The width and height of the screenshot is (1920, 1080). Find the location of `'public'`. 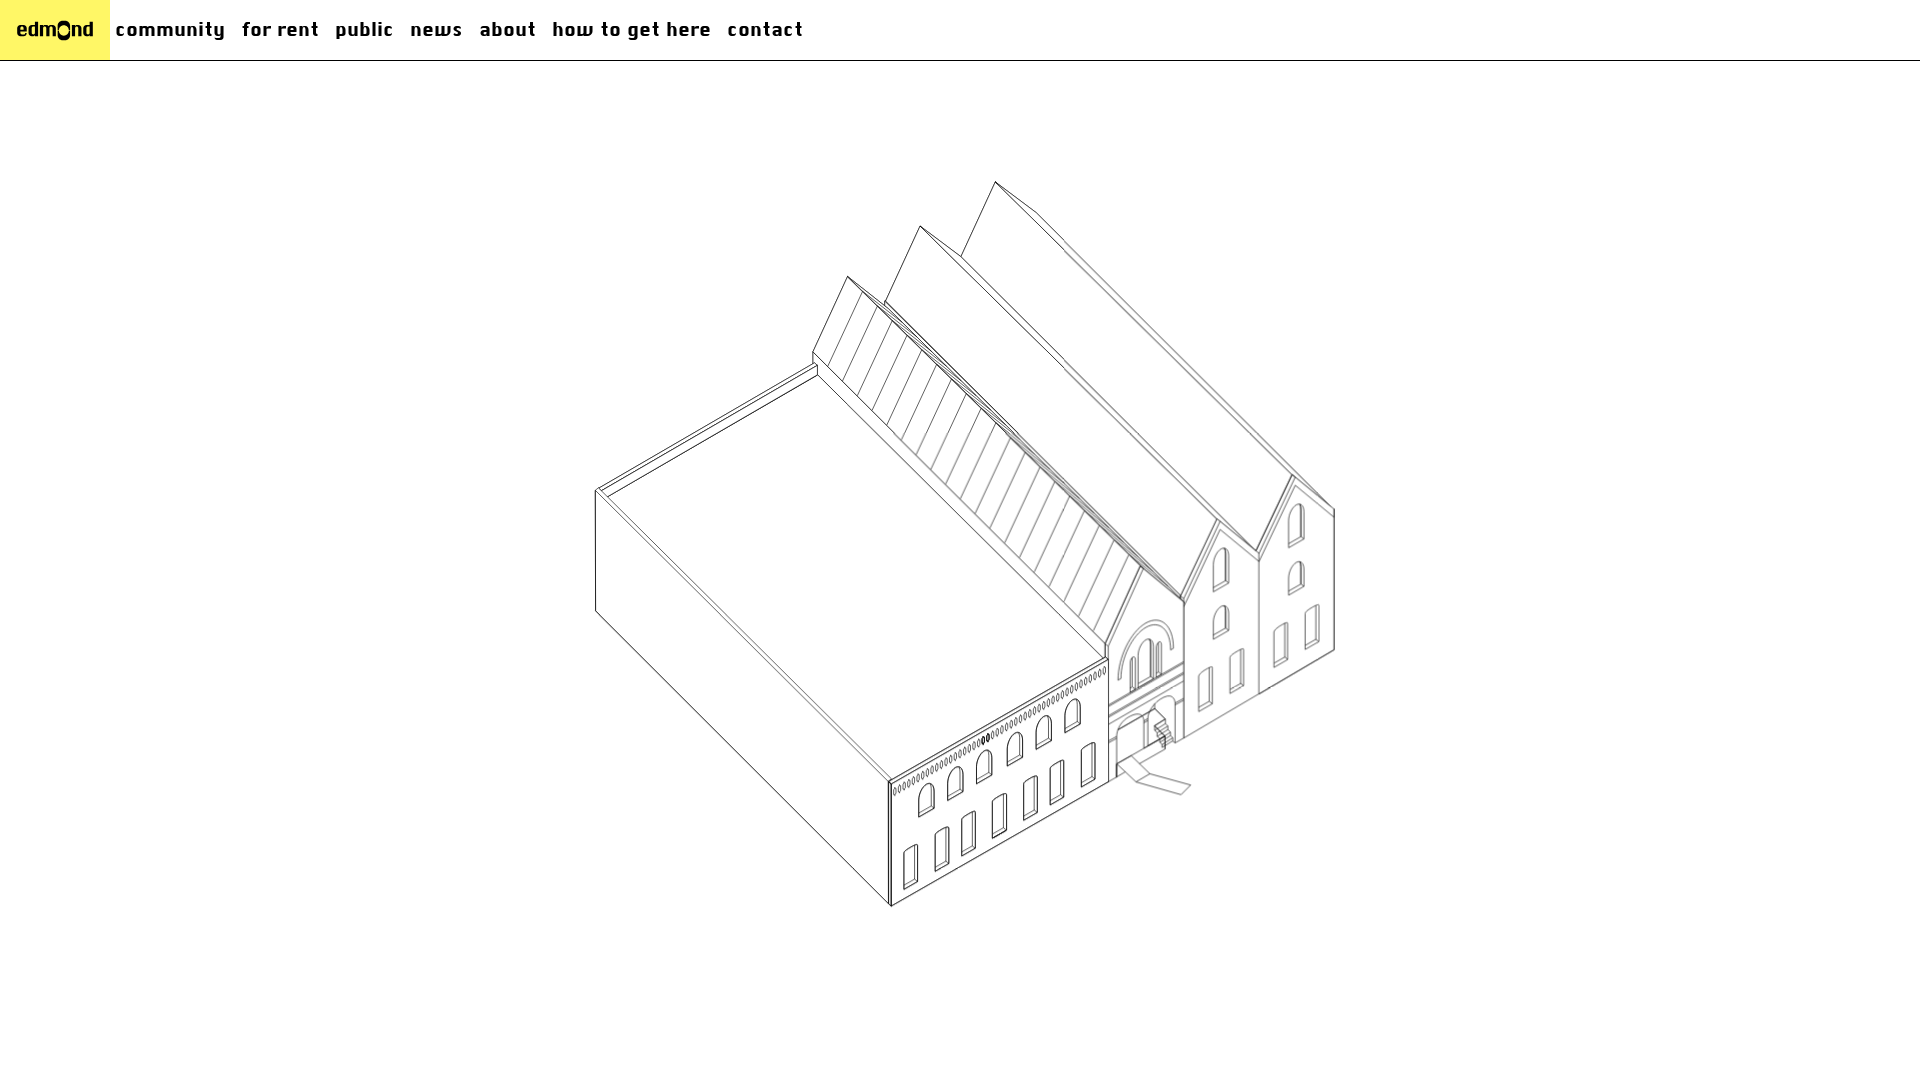

'public' is located at coordinates (364, 30).